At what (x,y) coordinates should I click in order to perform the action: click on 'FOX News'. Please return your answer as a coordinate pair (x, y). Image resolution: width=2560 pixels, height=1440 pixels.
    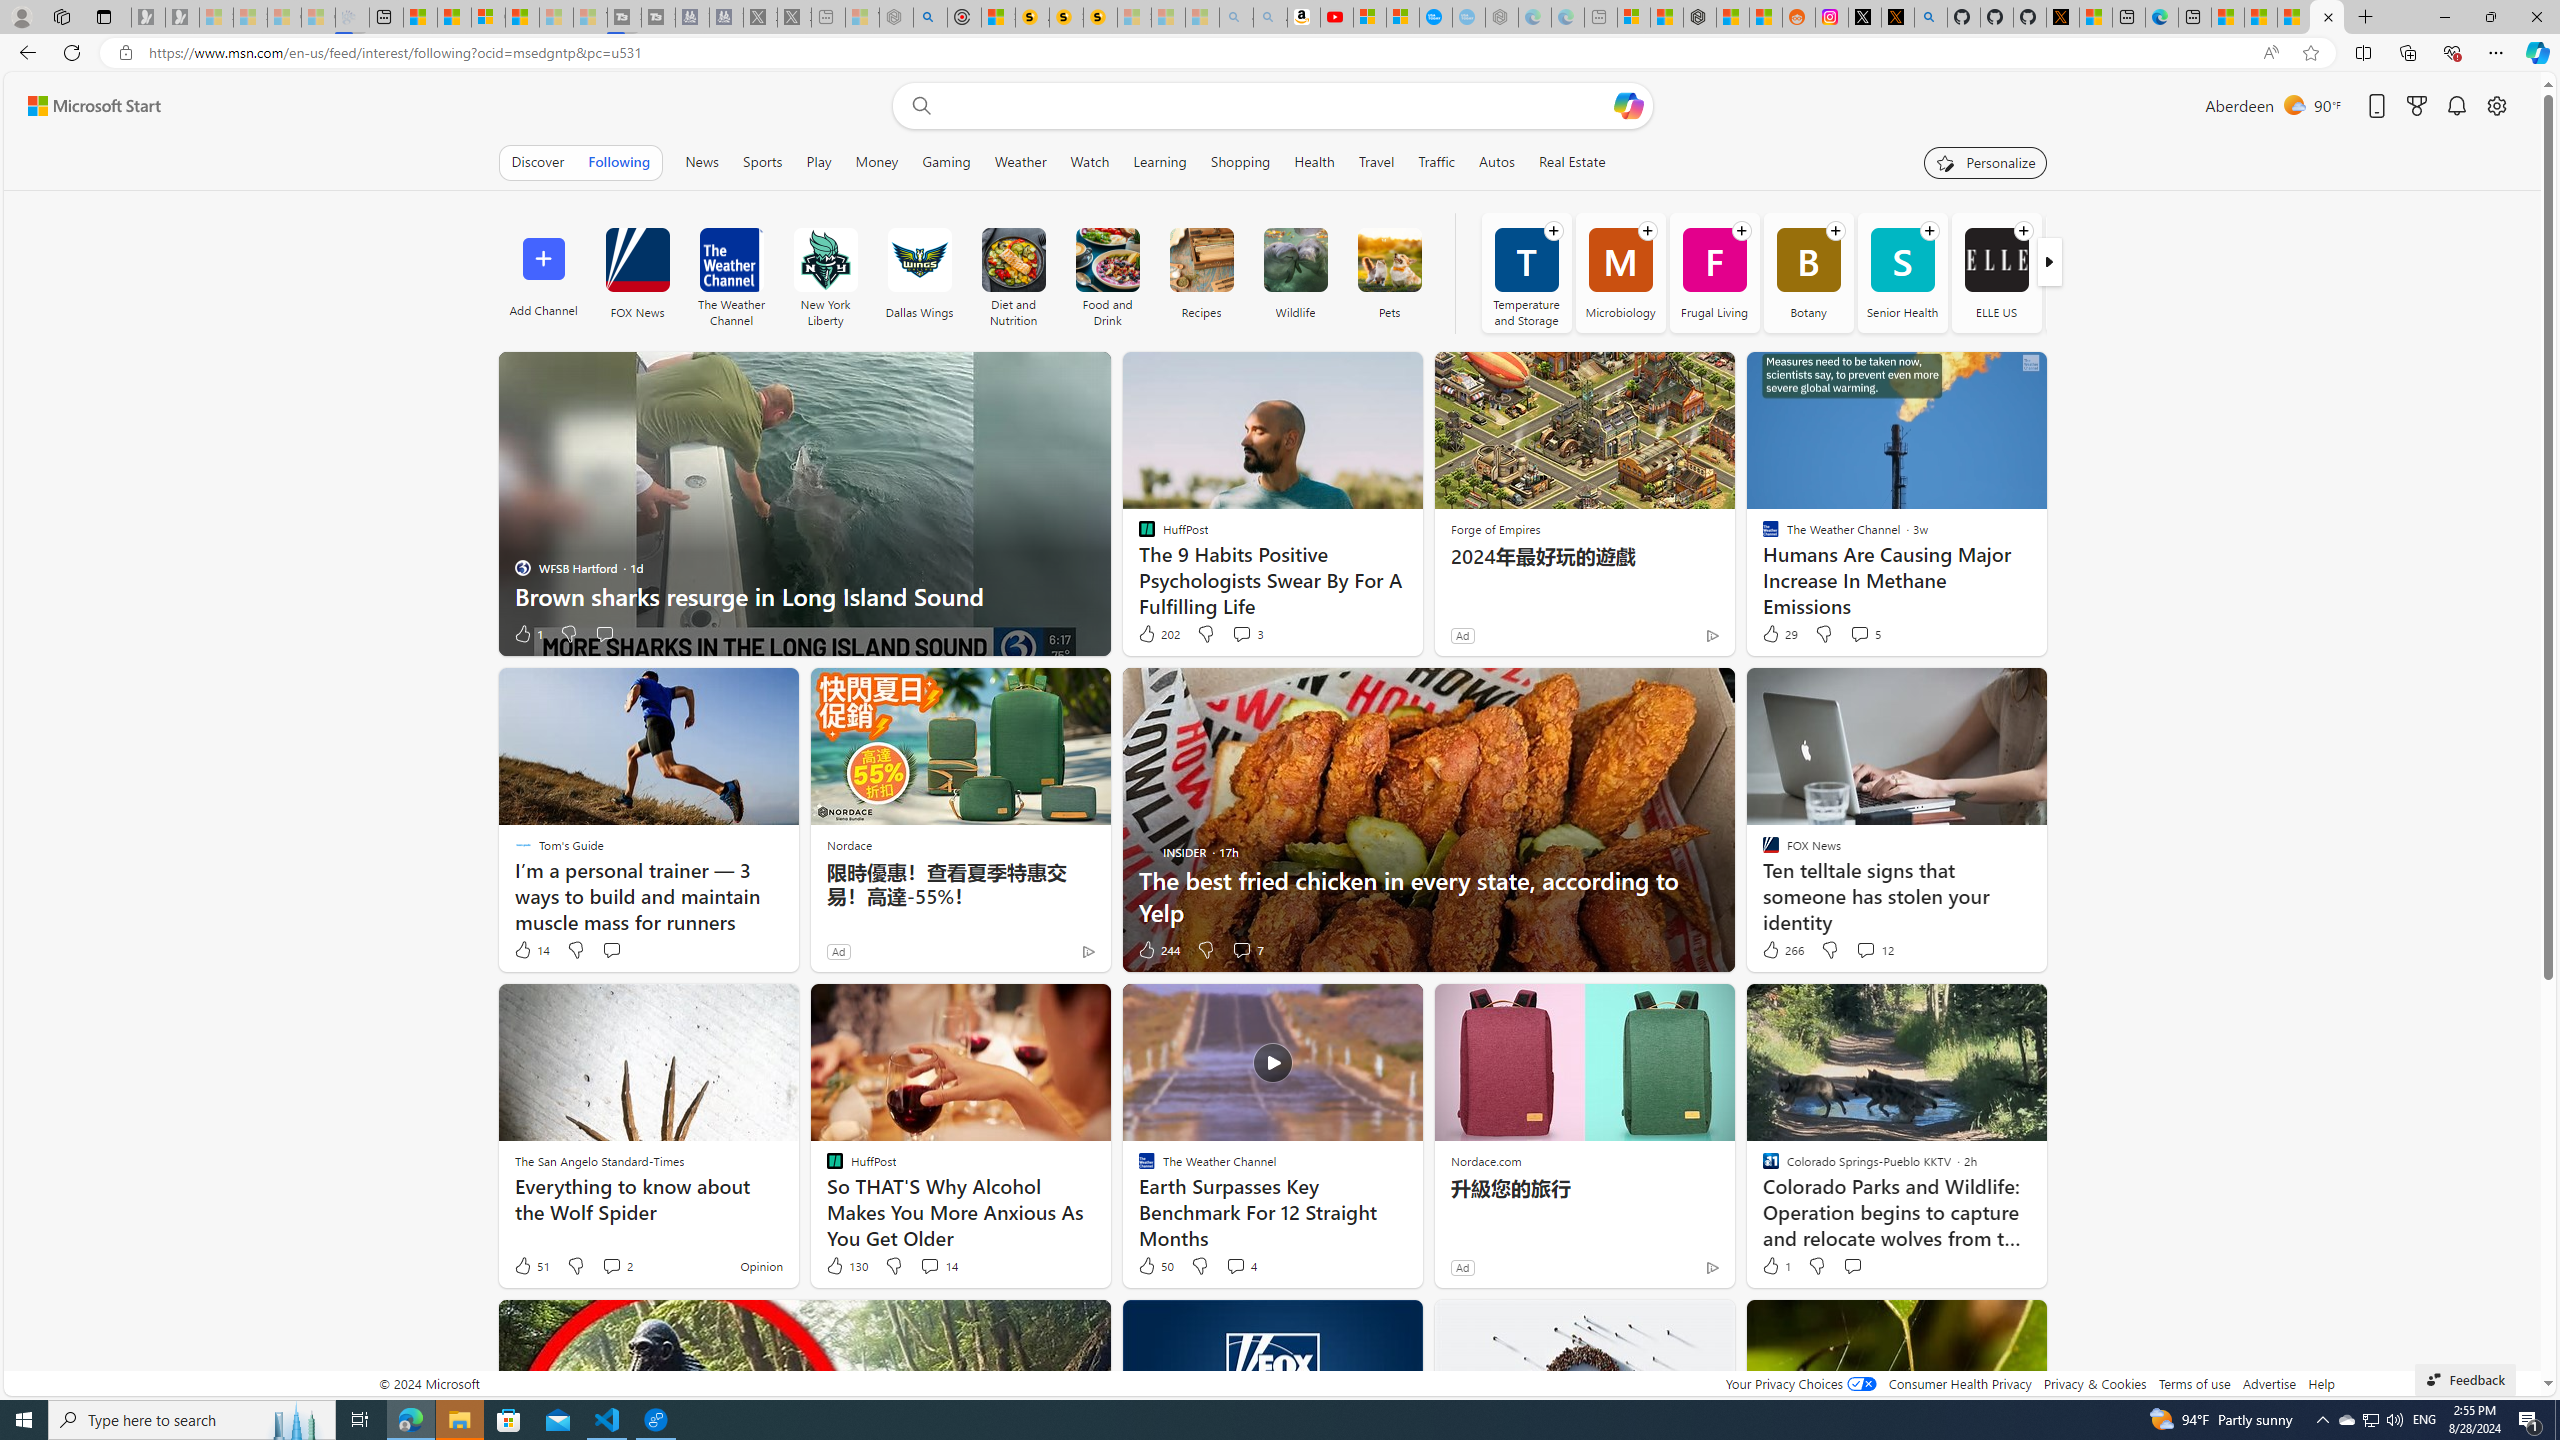
    Looking at the image, I should click on (636, 258).